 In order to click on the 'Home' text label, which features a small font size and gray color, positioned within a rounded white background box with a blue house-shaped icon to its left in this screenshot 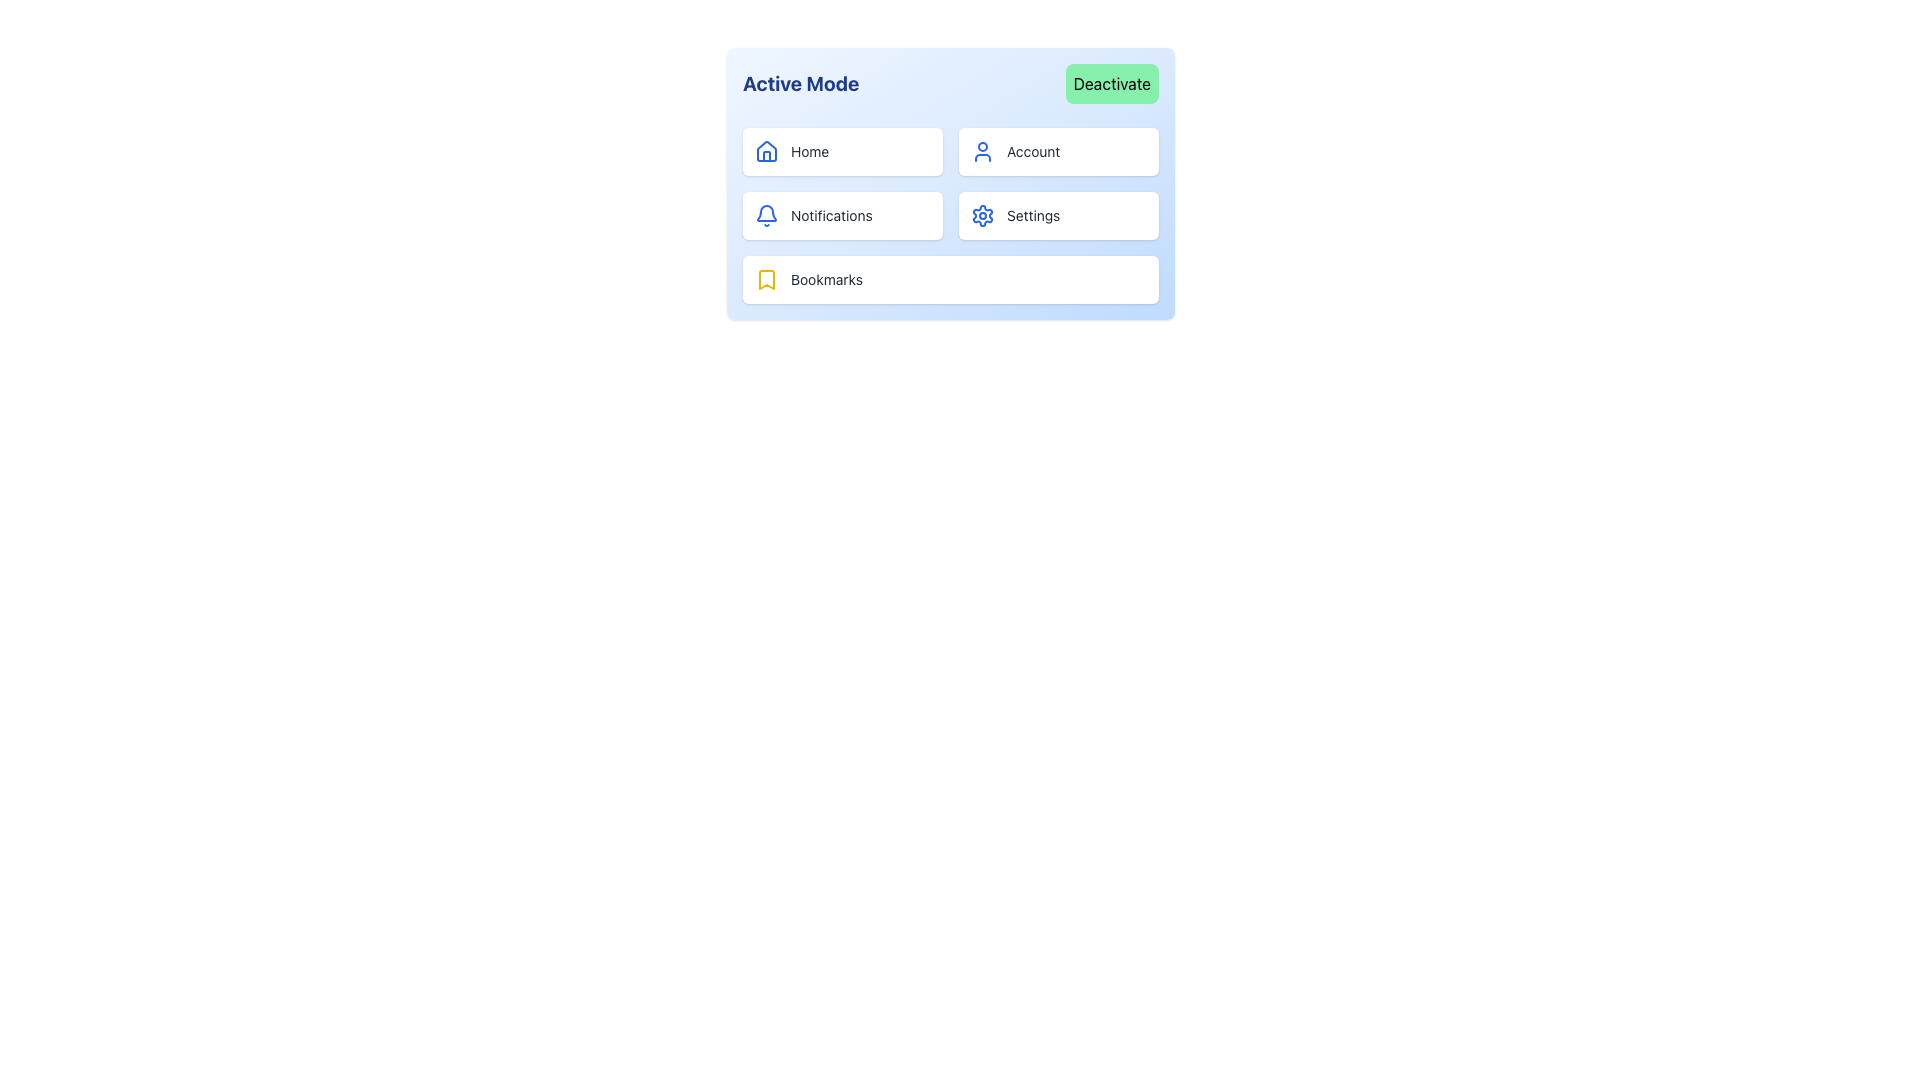, I will do `click(810, 150)`.